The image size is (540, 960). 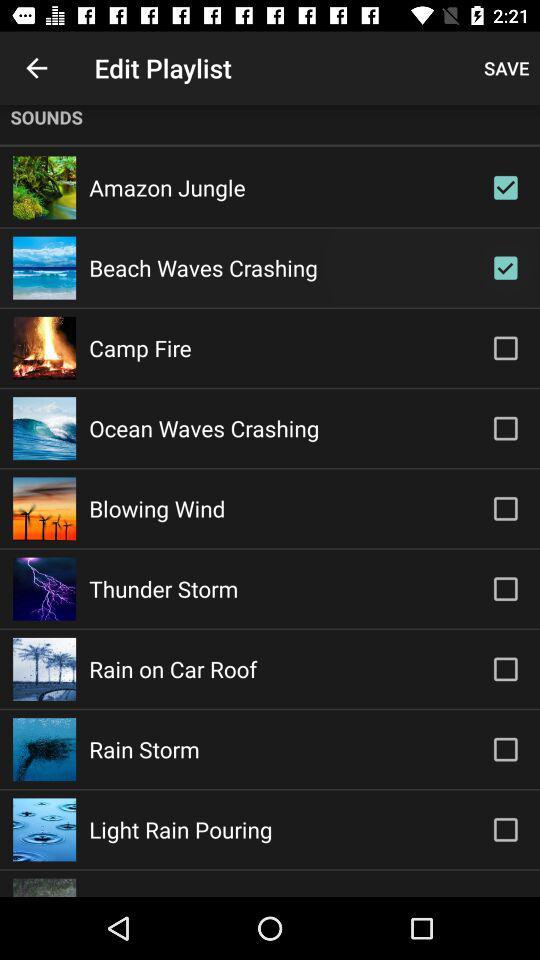 What do you see at coordinates (44, 187) in the screenshot?
I see `the image at left side of amazon jungle` at bounding box center [44, 187].